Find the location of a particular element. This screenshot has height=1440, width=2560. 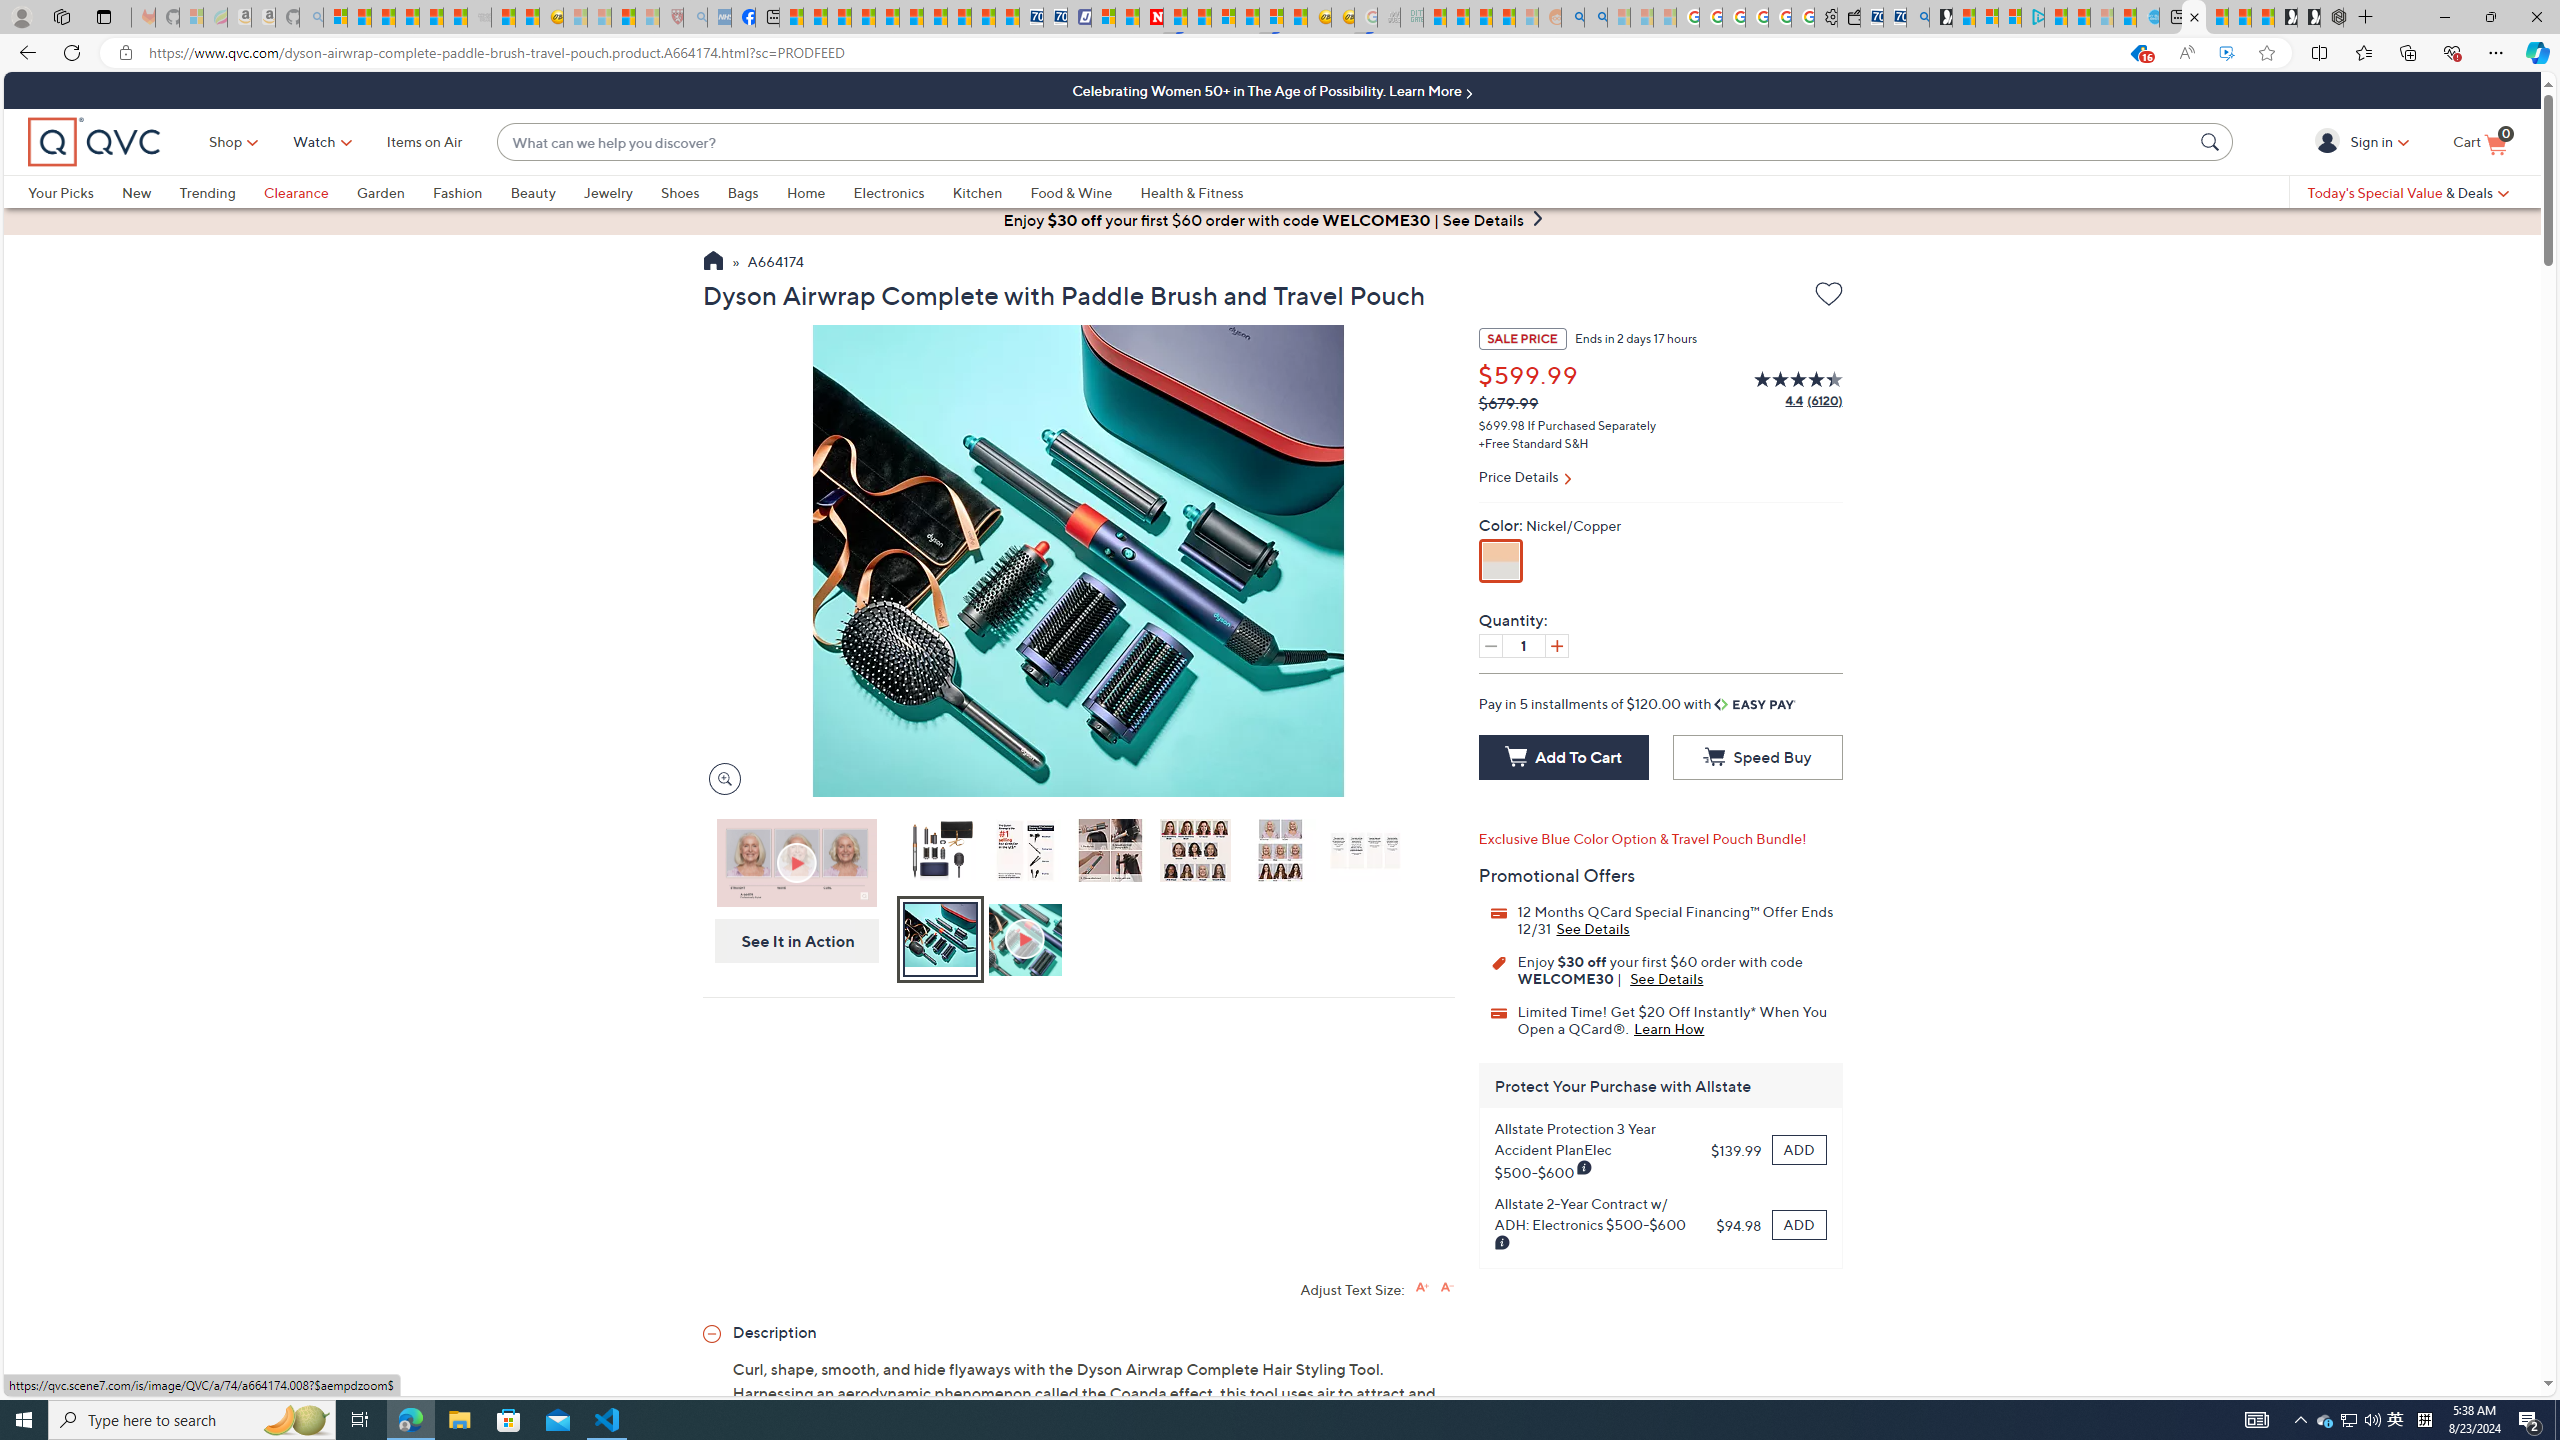

'A664174' is located at coordinates (774, 263).